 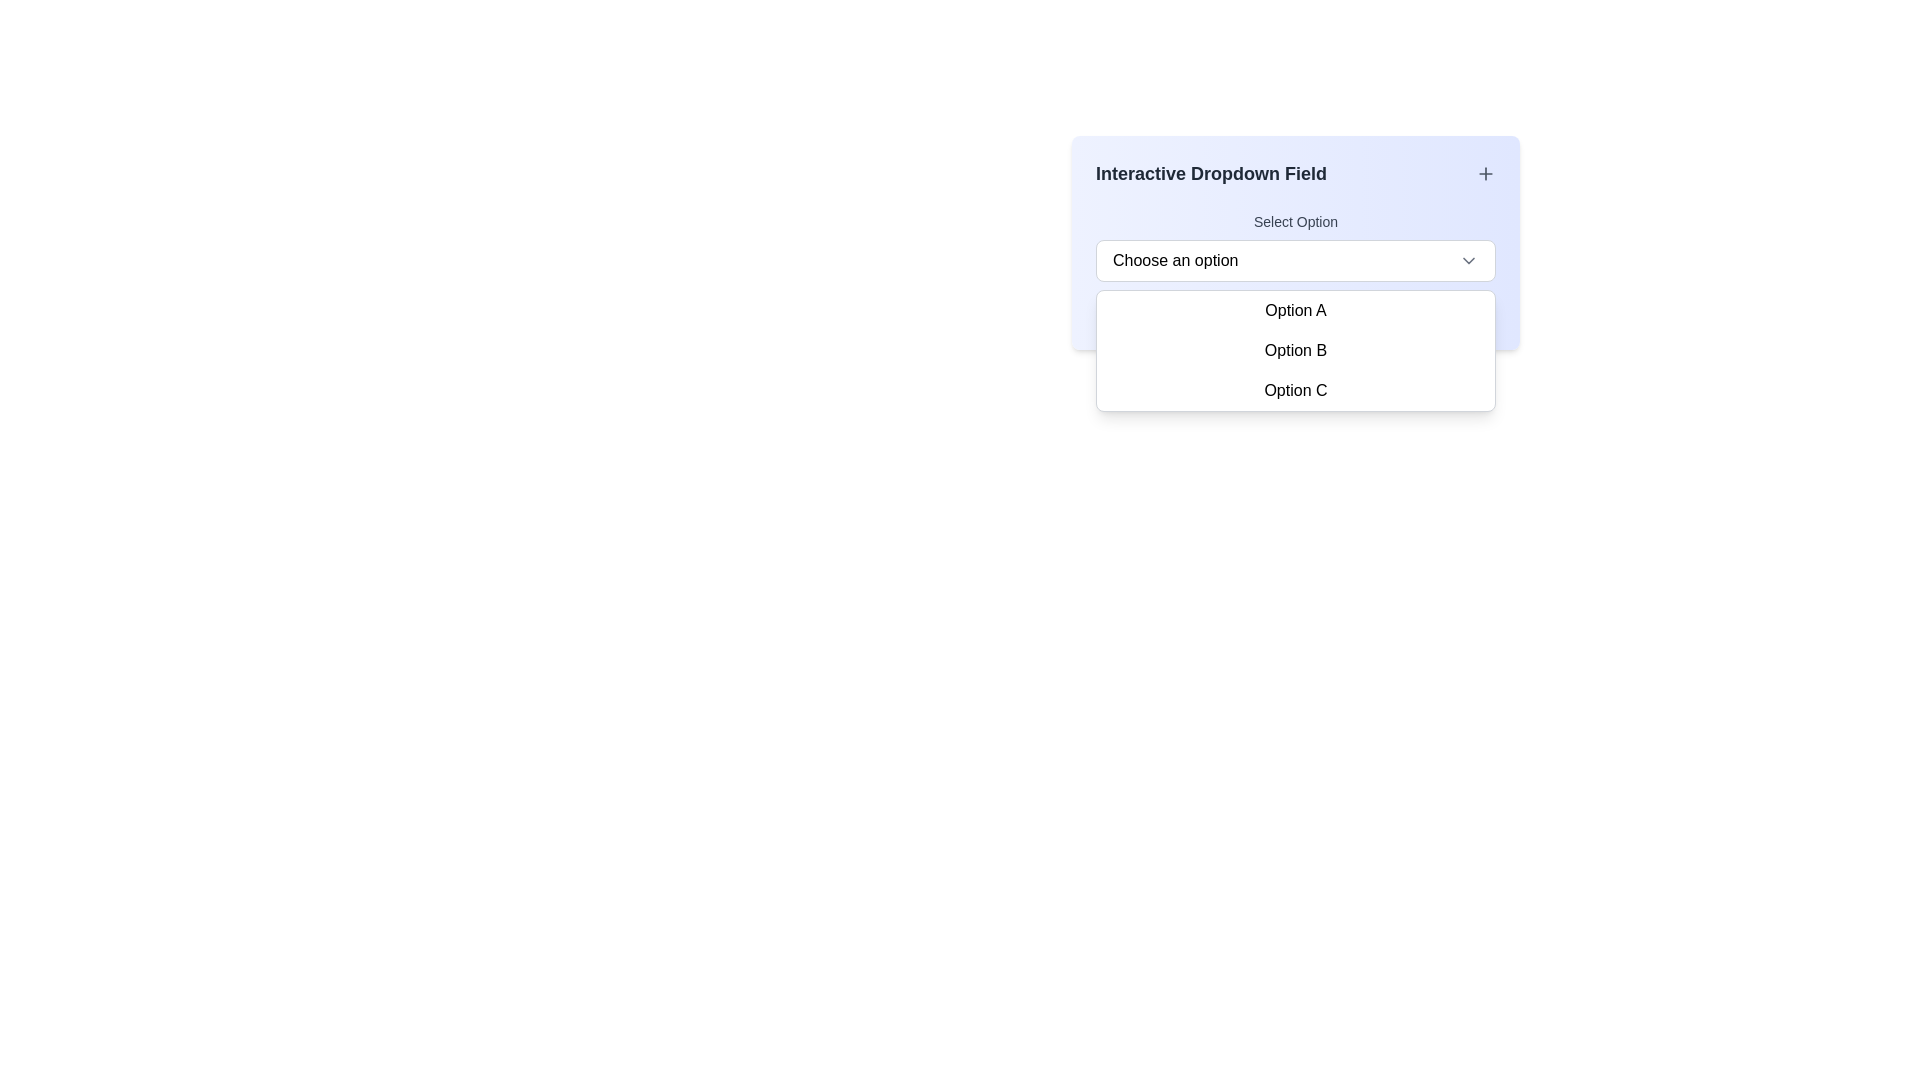 What do you see at coordinates (1296, 172) in the screenshot?
I see `the Decorative text and icon section that indicates the purpose of the dropdown functionality, labeled 'Interactive Dropdown Field'` at bounding box center [1296, 172].